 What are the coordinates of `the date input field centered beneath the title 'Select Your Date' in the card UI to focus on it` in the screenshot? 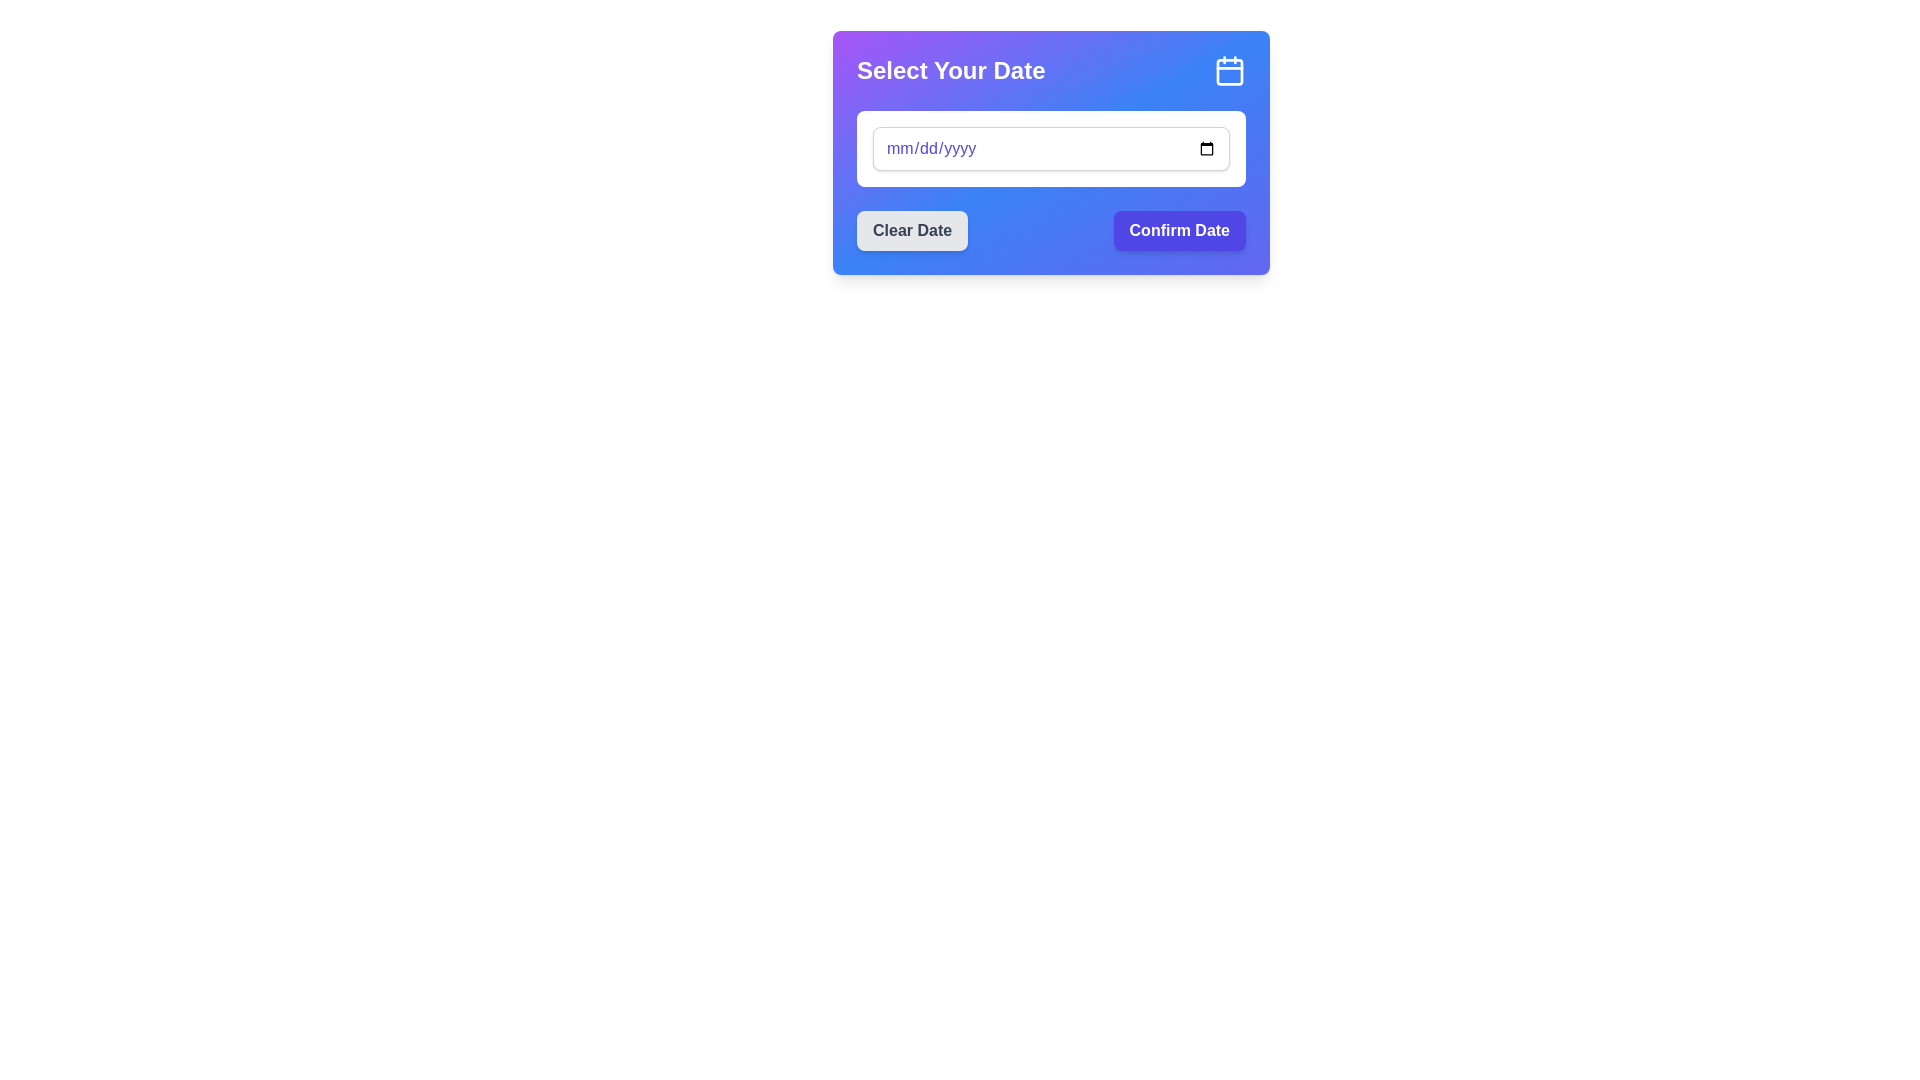 It's located at (1050, 148).